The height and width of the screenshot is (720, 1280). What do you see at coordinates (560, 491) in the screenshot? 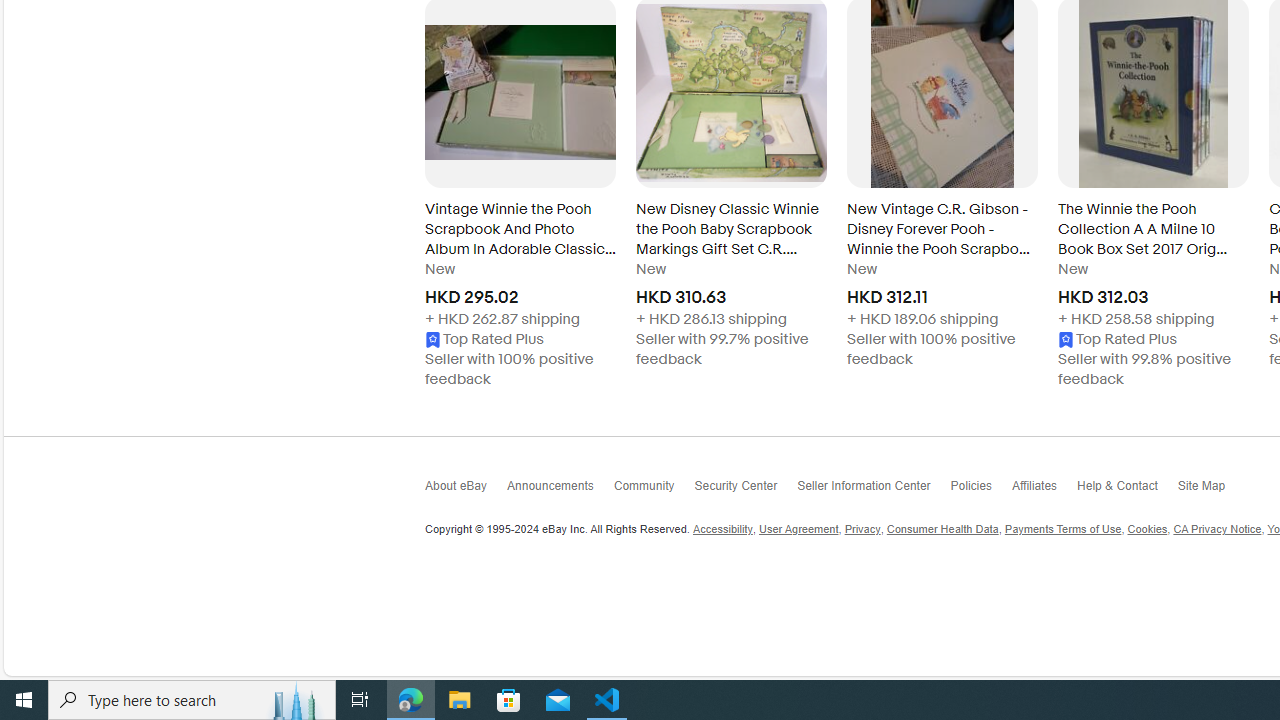
I see `'Announcements'` at bounding box center [560, 491].